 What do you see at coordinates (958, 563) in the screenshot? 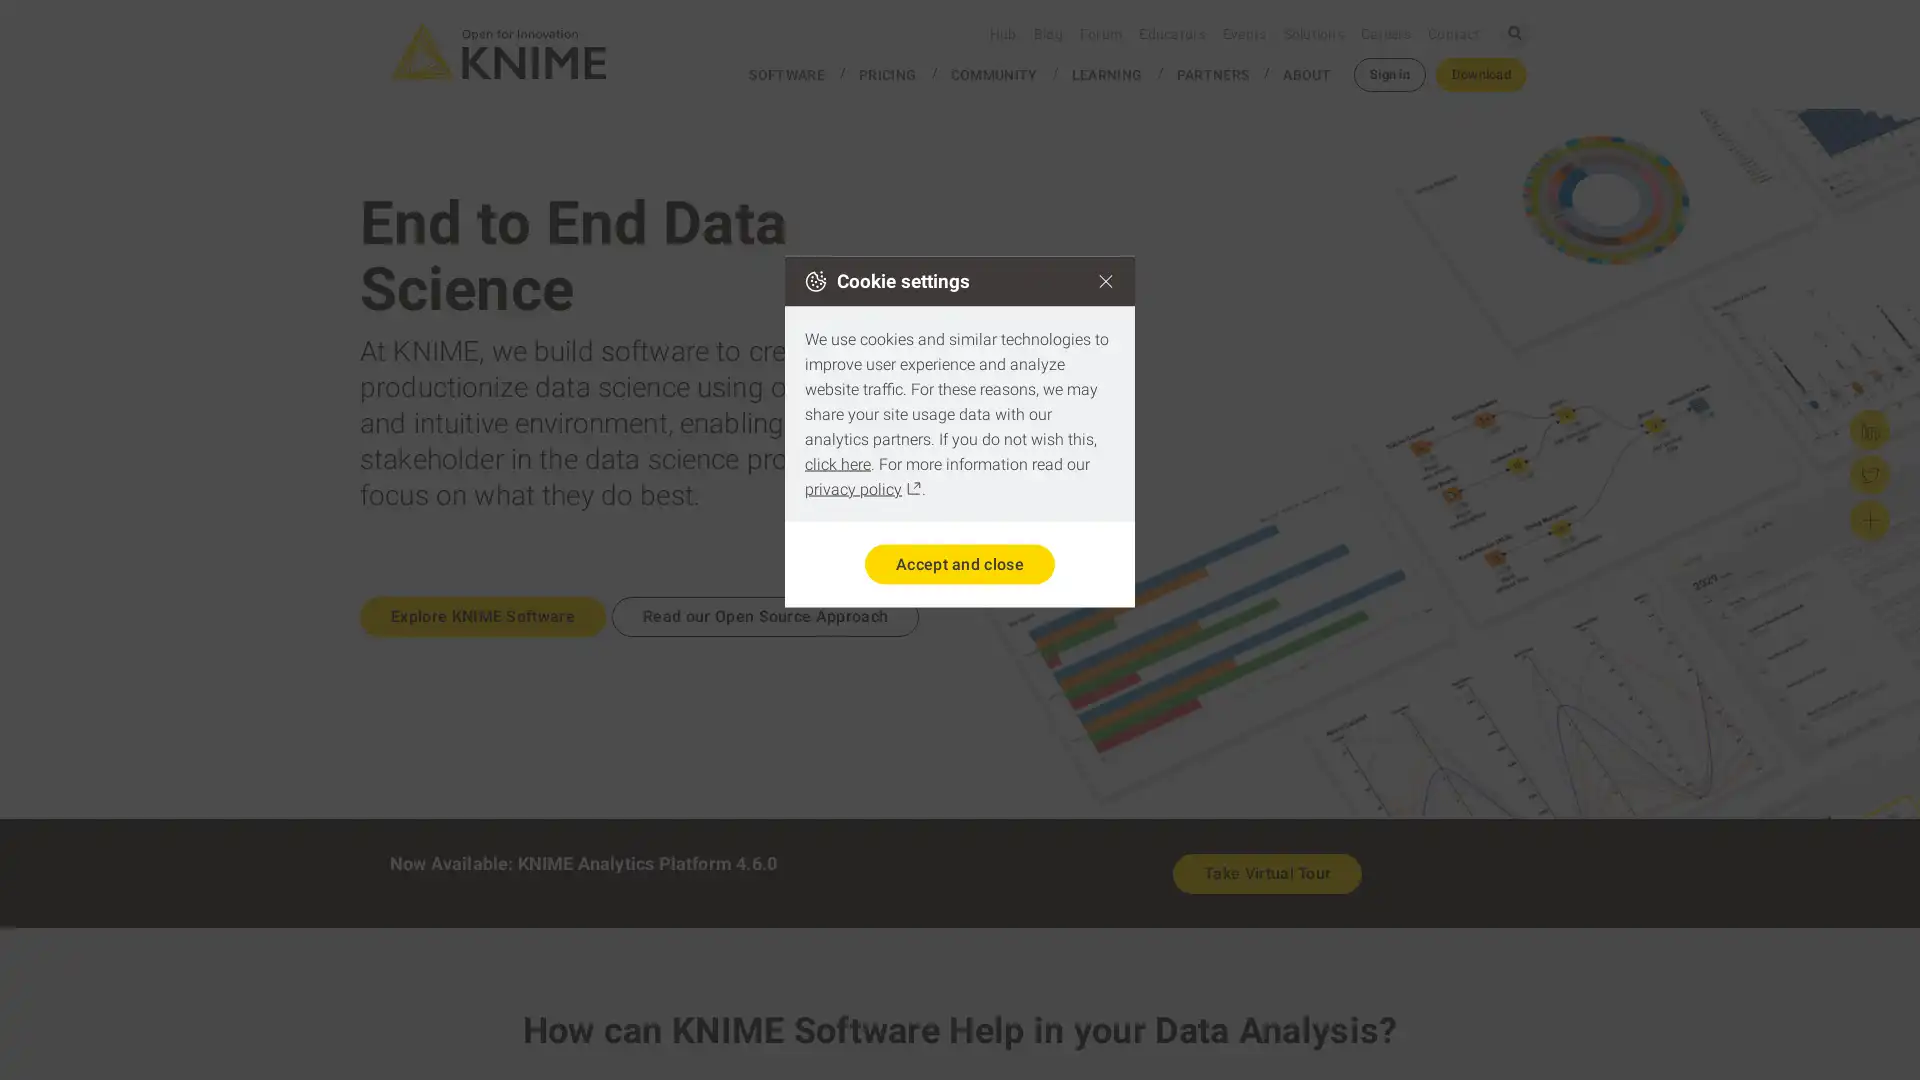
I see `Accept and close` at bounding box center [958, 563].